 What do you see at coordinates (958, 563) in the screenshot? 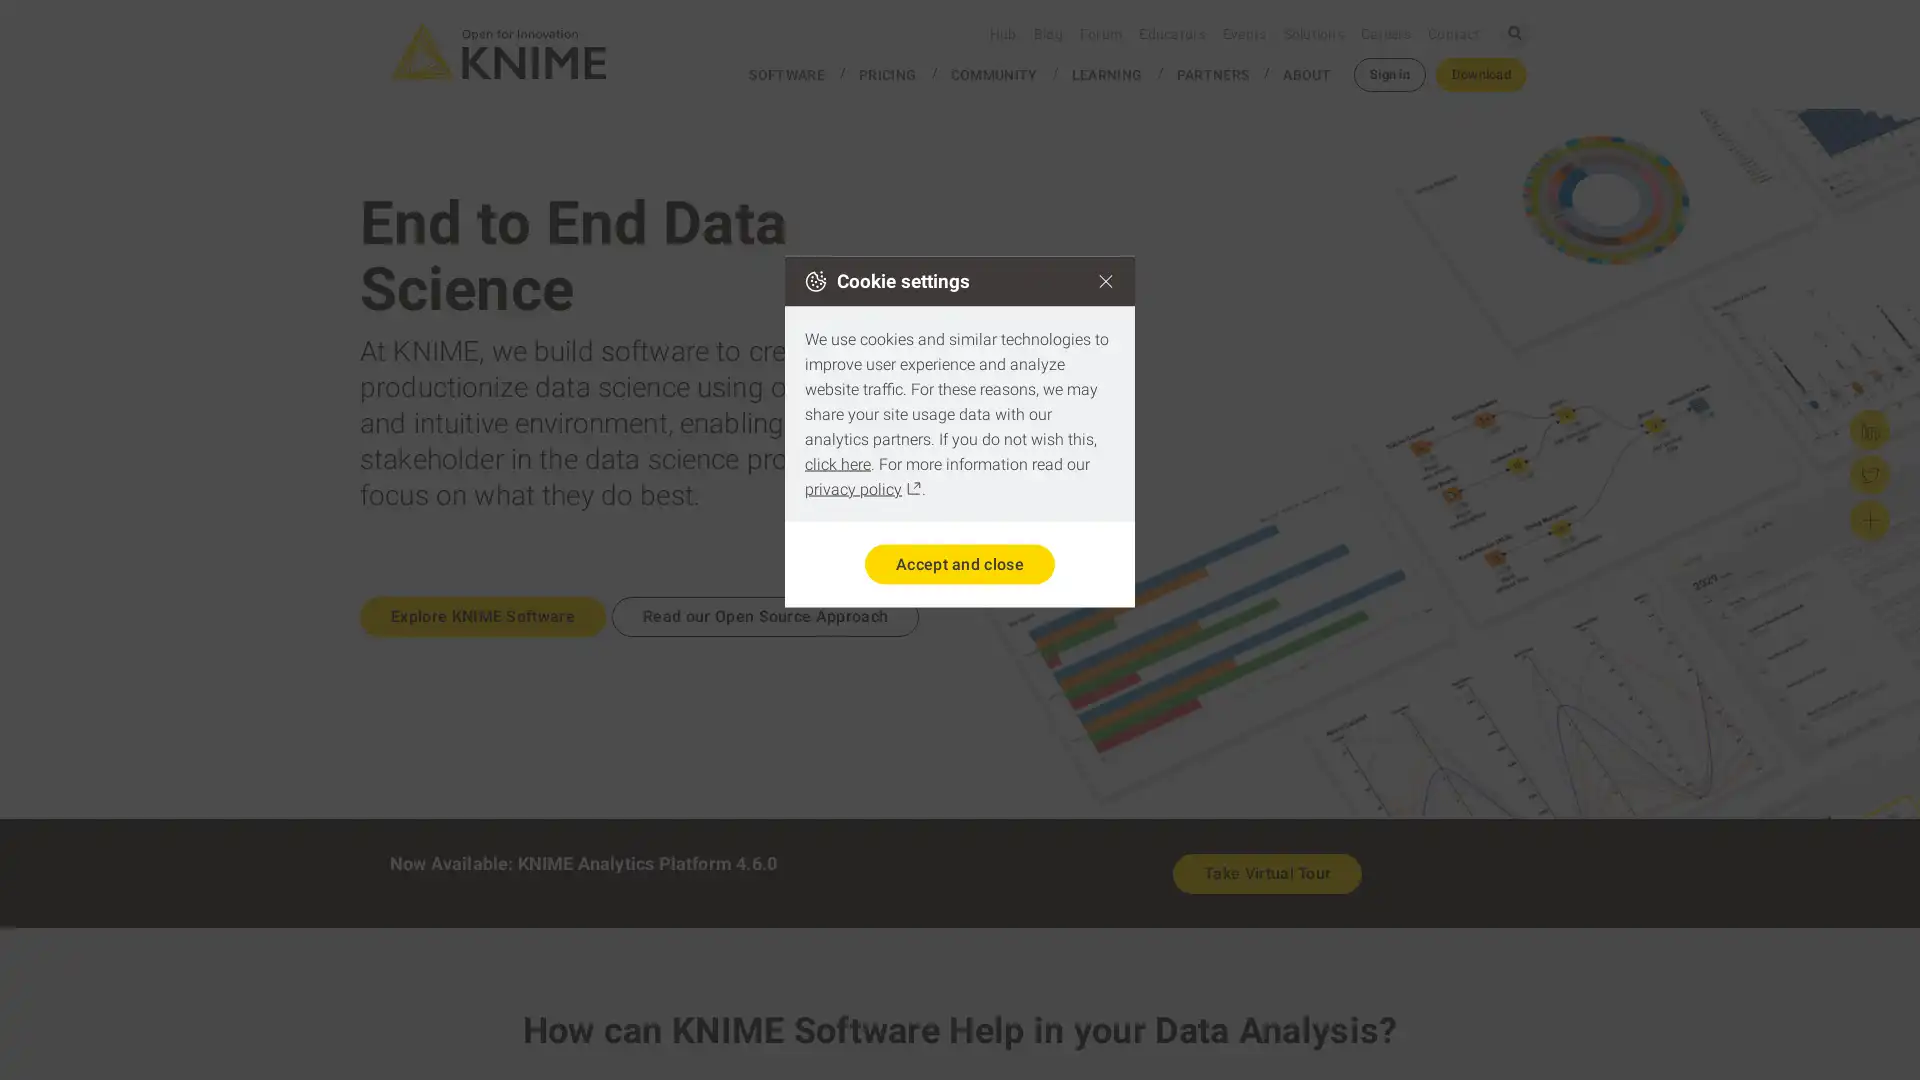
I see `Accept and close` at bounding box center [958, 563].